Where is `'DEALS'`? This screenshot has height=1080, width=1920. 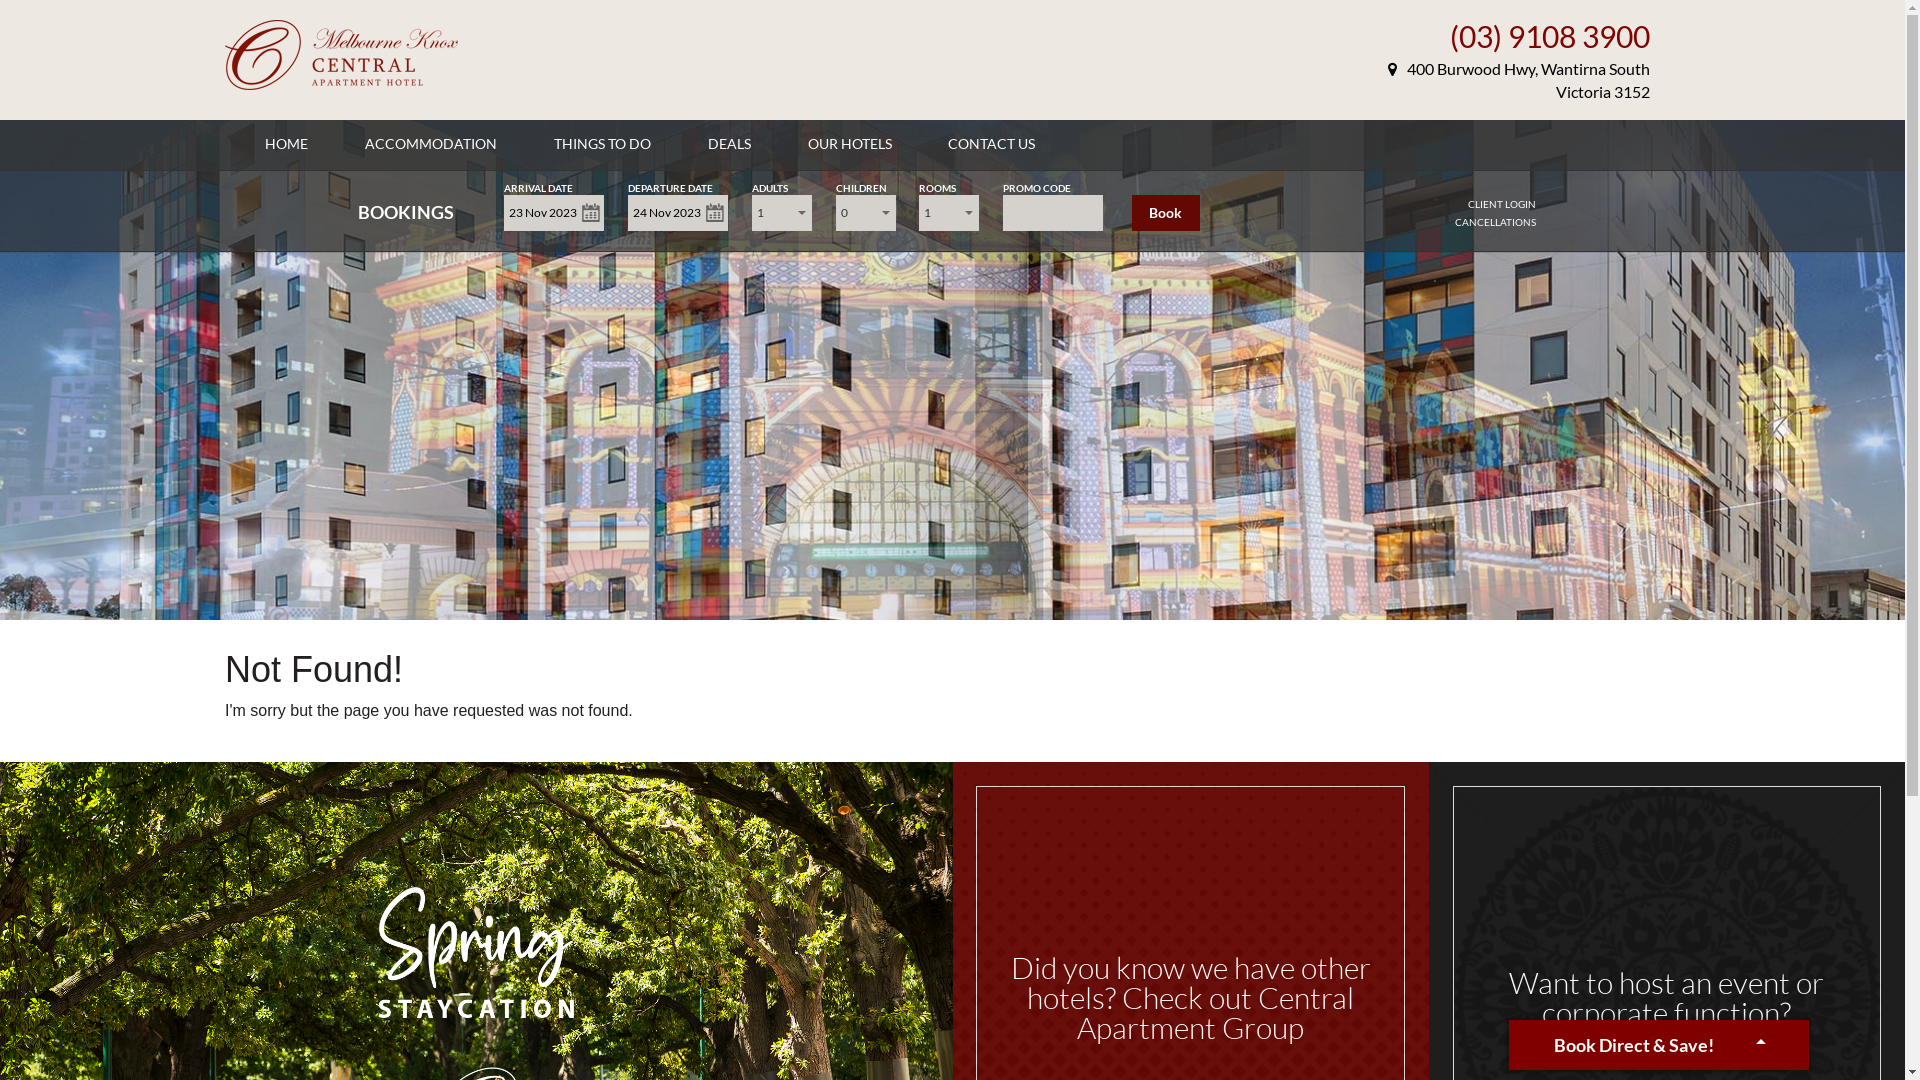 'DEALS' is located at coordinates (708, 142).